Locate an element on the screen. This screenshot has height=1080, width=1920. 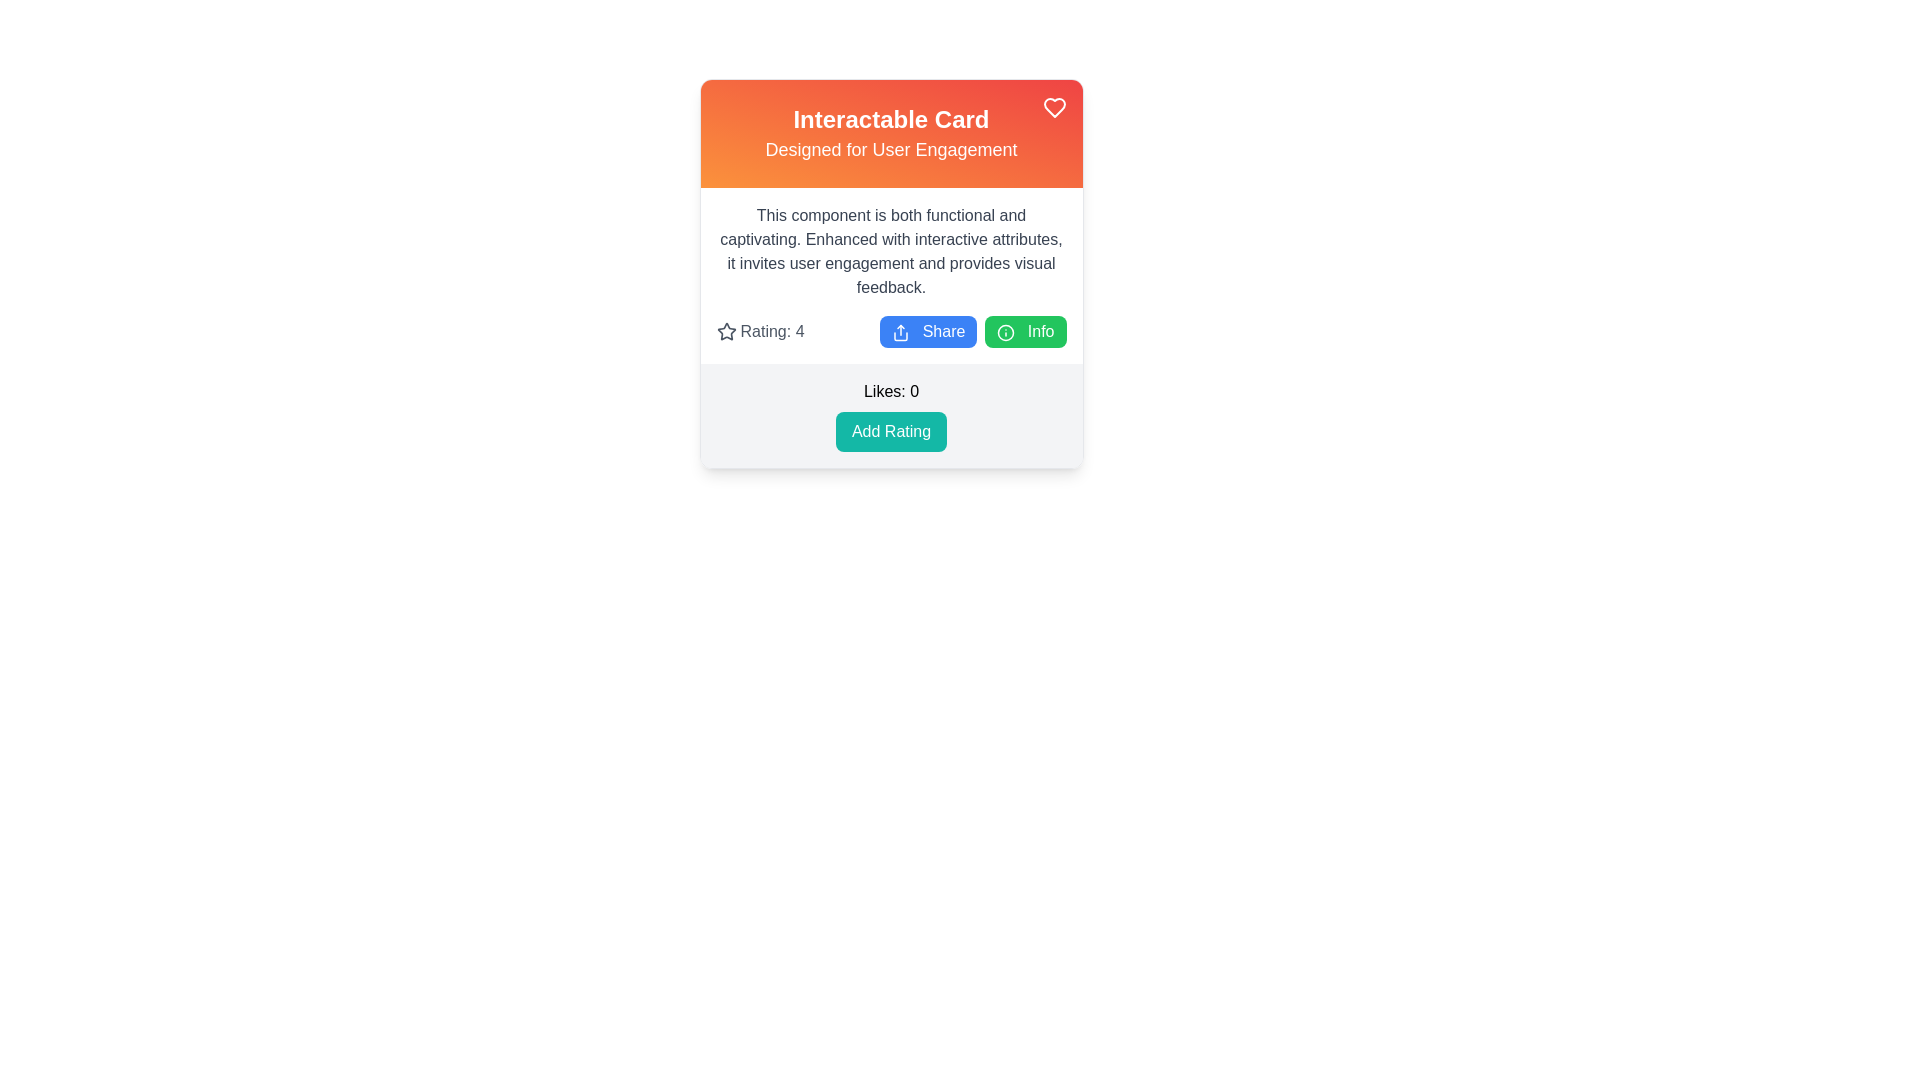
the 'Add Rating' button in the composite element displaying 'Likes: 0' to trigger any interactive style change is located at coordinates (890, 415).